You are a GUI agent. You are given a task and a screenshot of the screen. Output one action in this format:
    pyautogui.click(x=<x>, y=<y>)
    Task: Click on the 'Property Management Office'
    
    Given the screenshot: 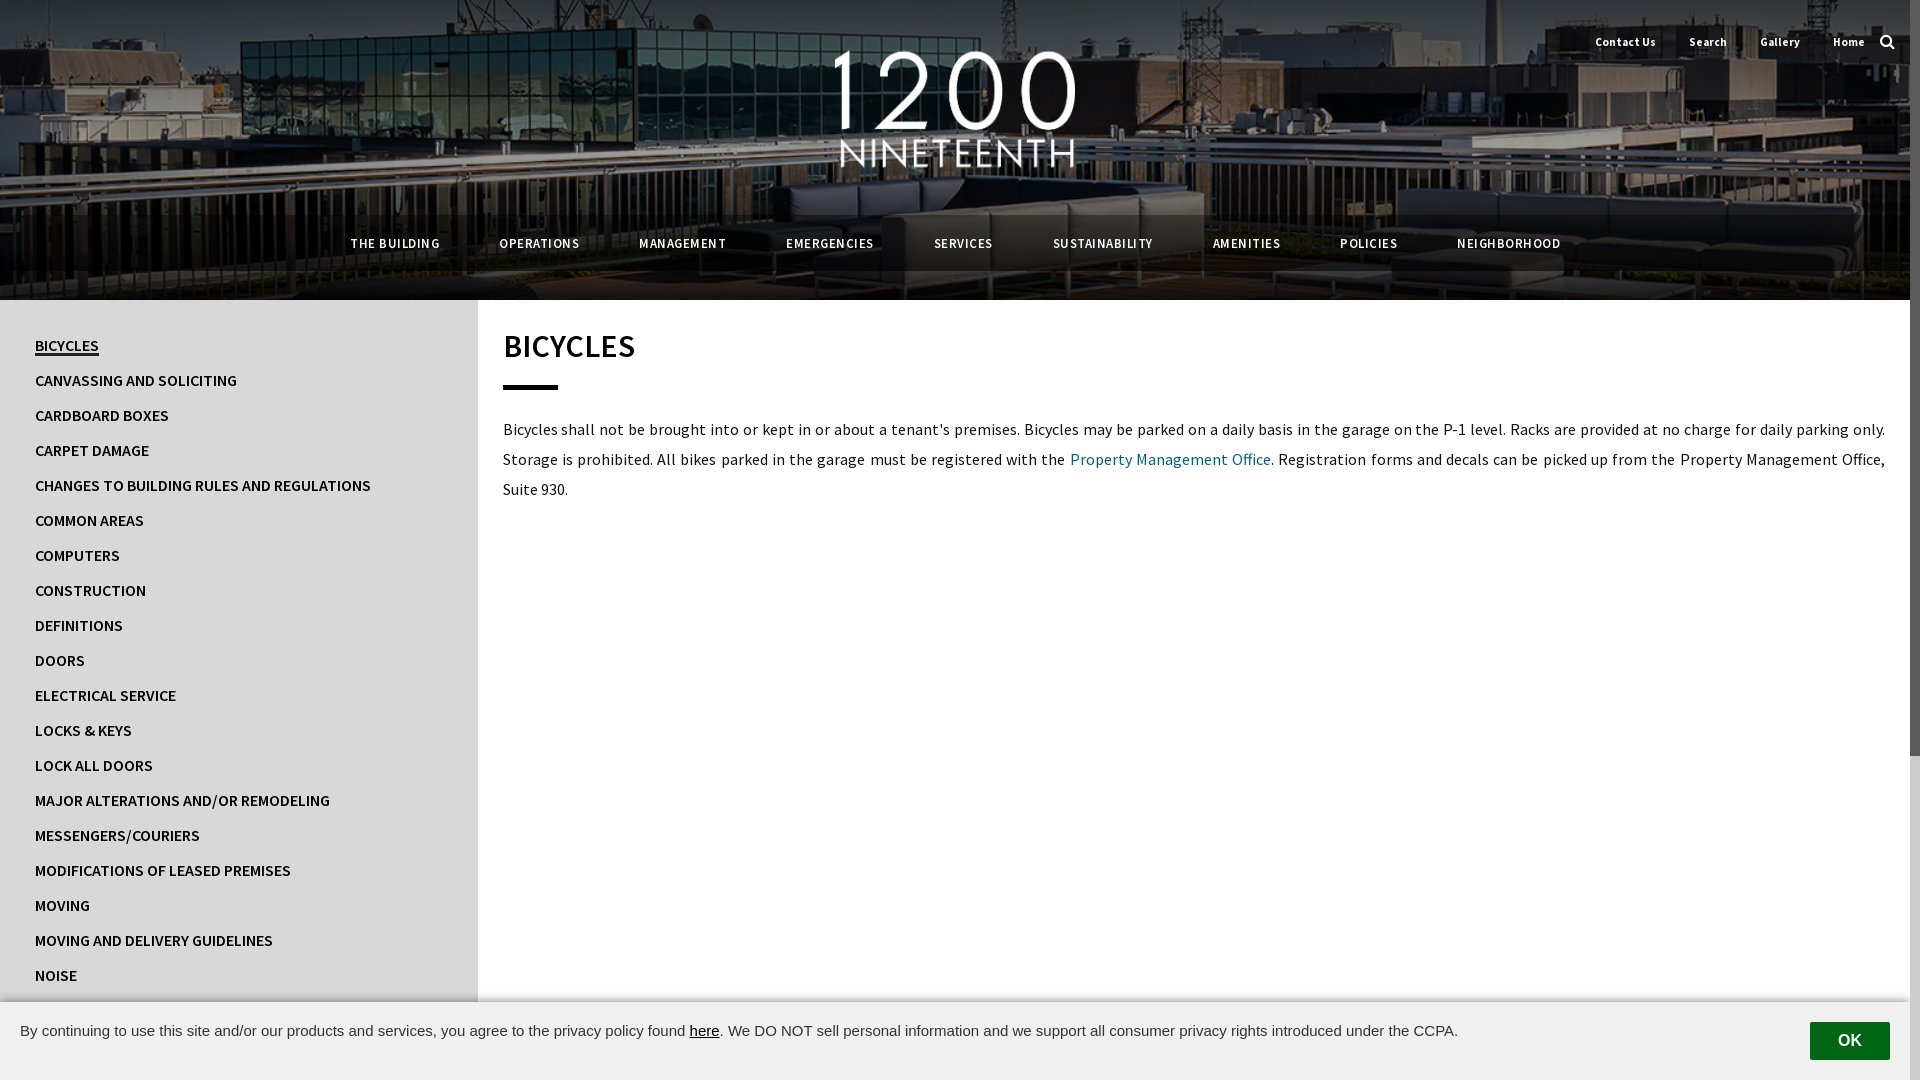 What is the action you would take?
    pyautogui.click(x=1170, y=459)
    